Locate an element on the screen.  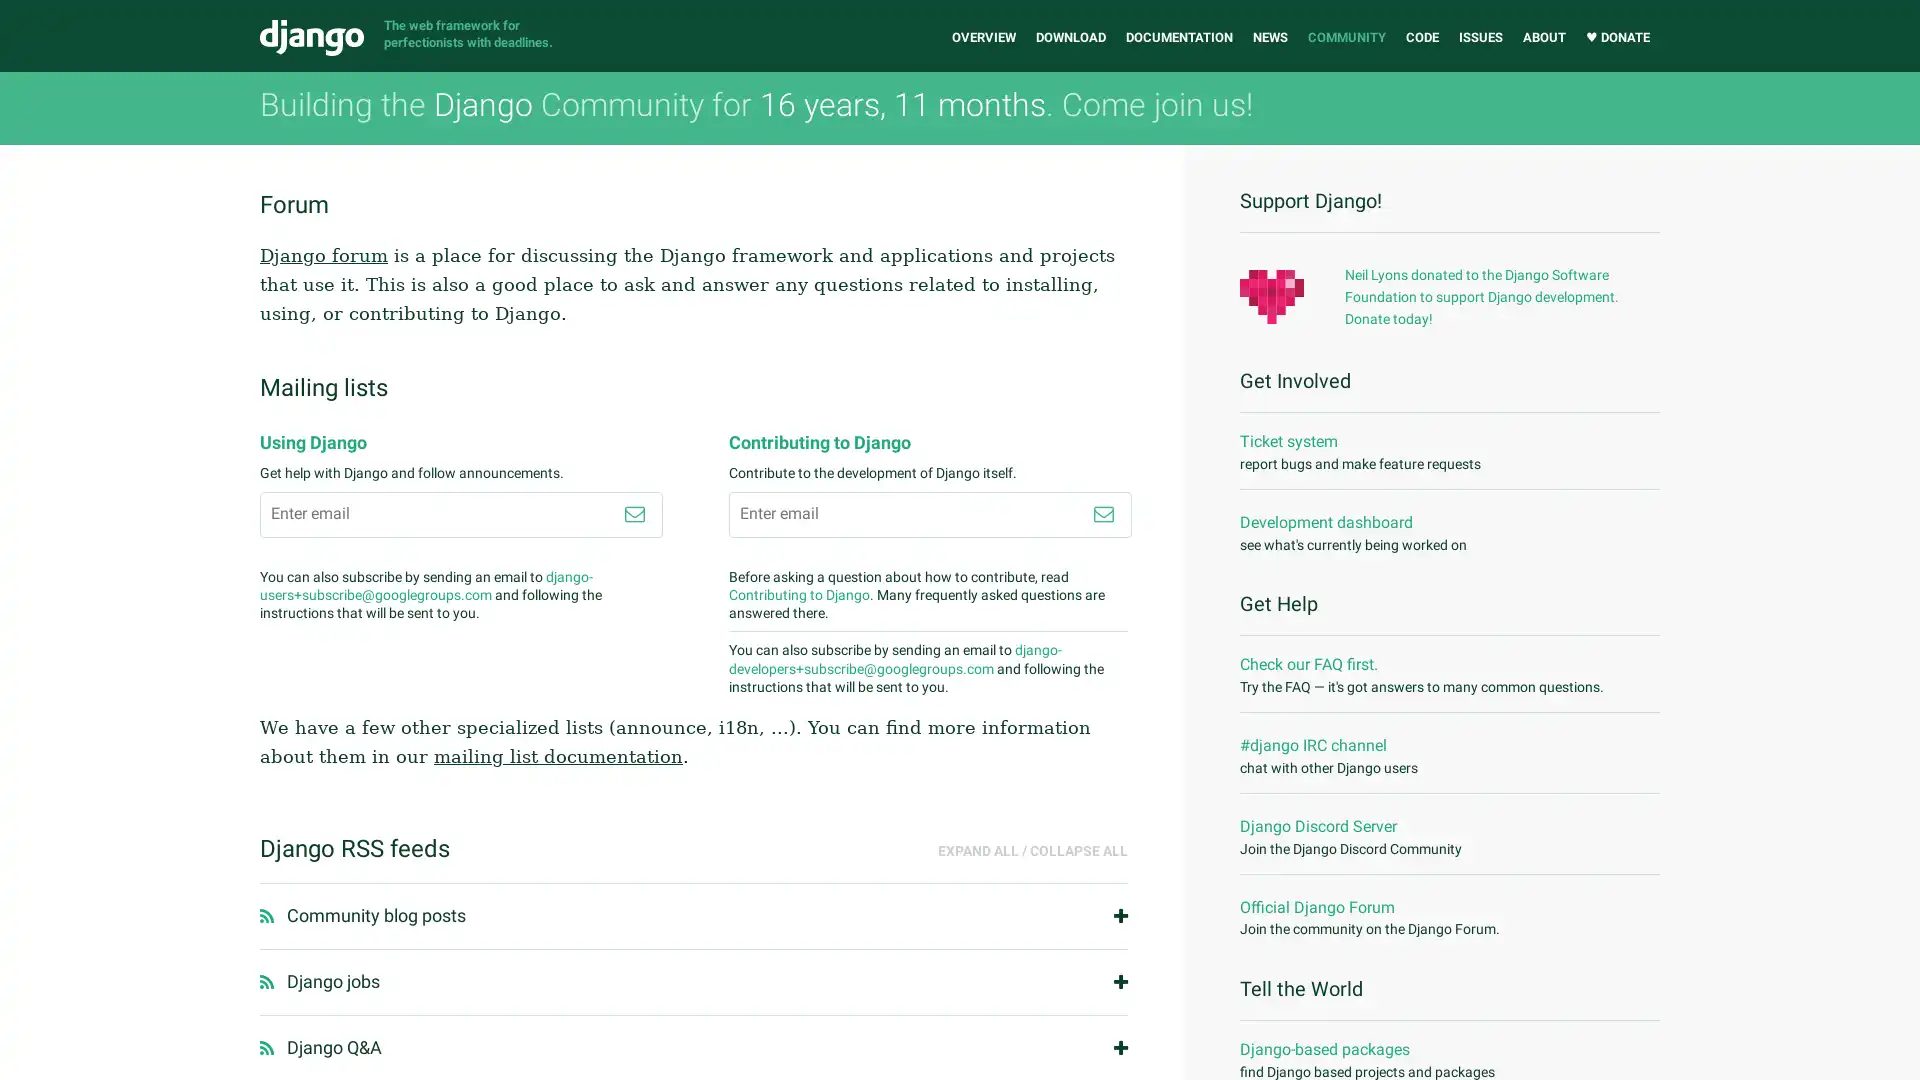
Subscribe is located at coordinates (1102, 512).